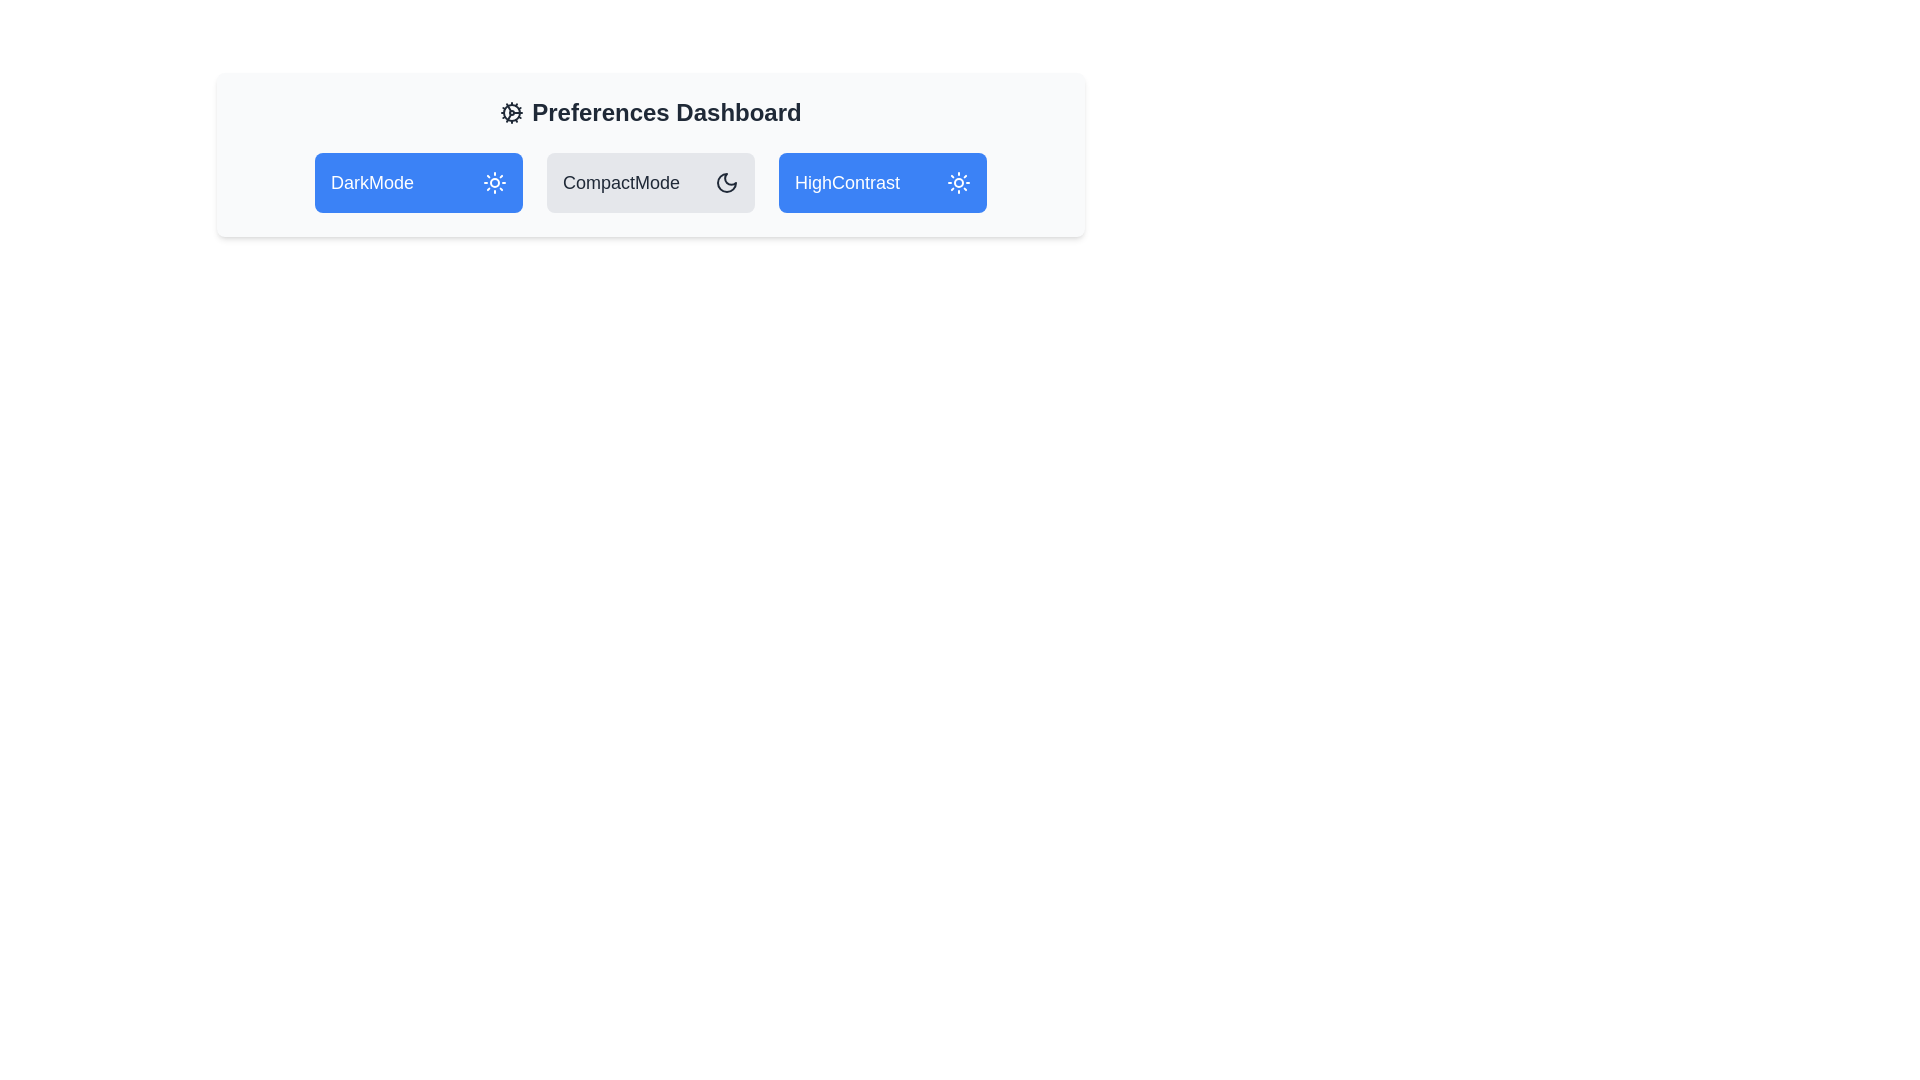 This screenshot has width=1920, height=1080. Describe the element at coordinates (651, 182) in the screenshot. I see `the preference option CompactMode to observe its hover effect` at that location.